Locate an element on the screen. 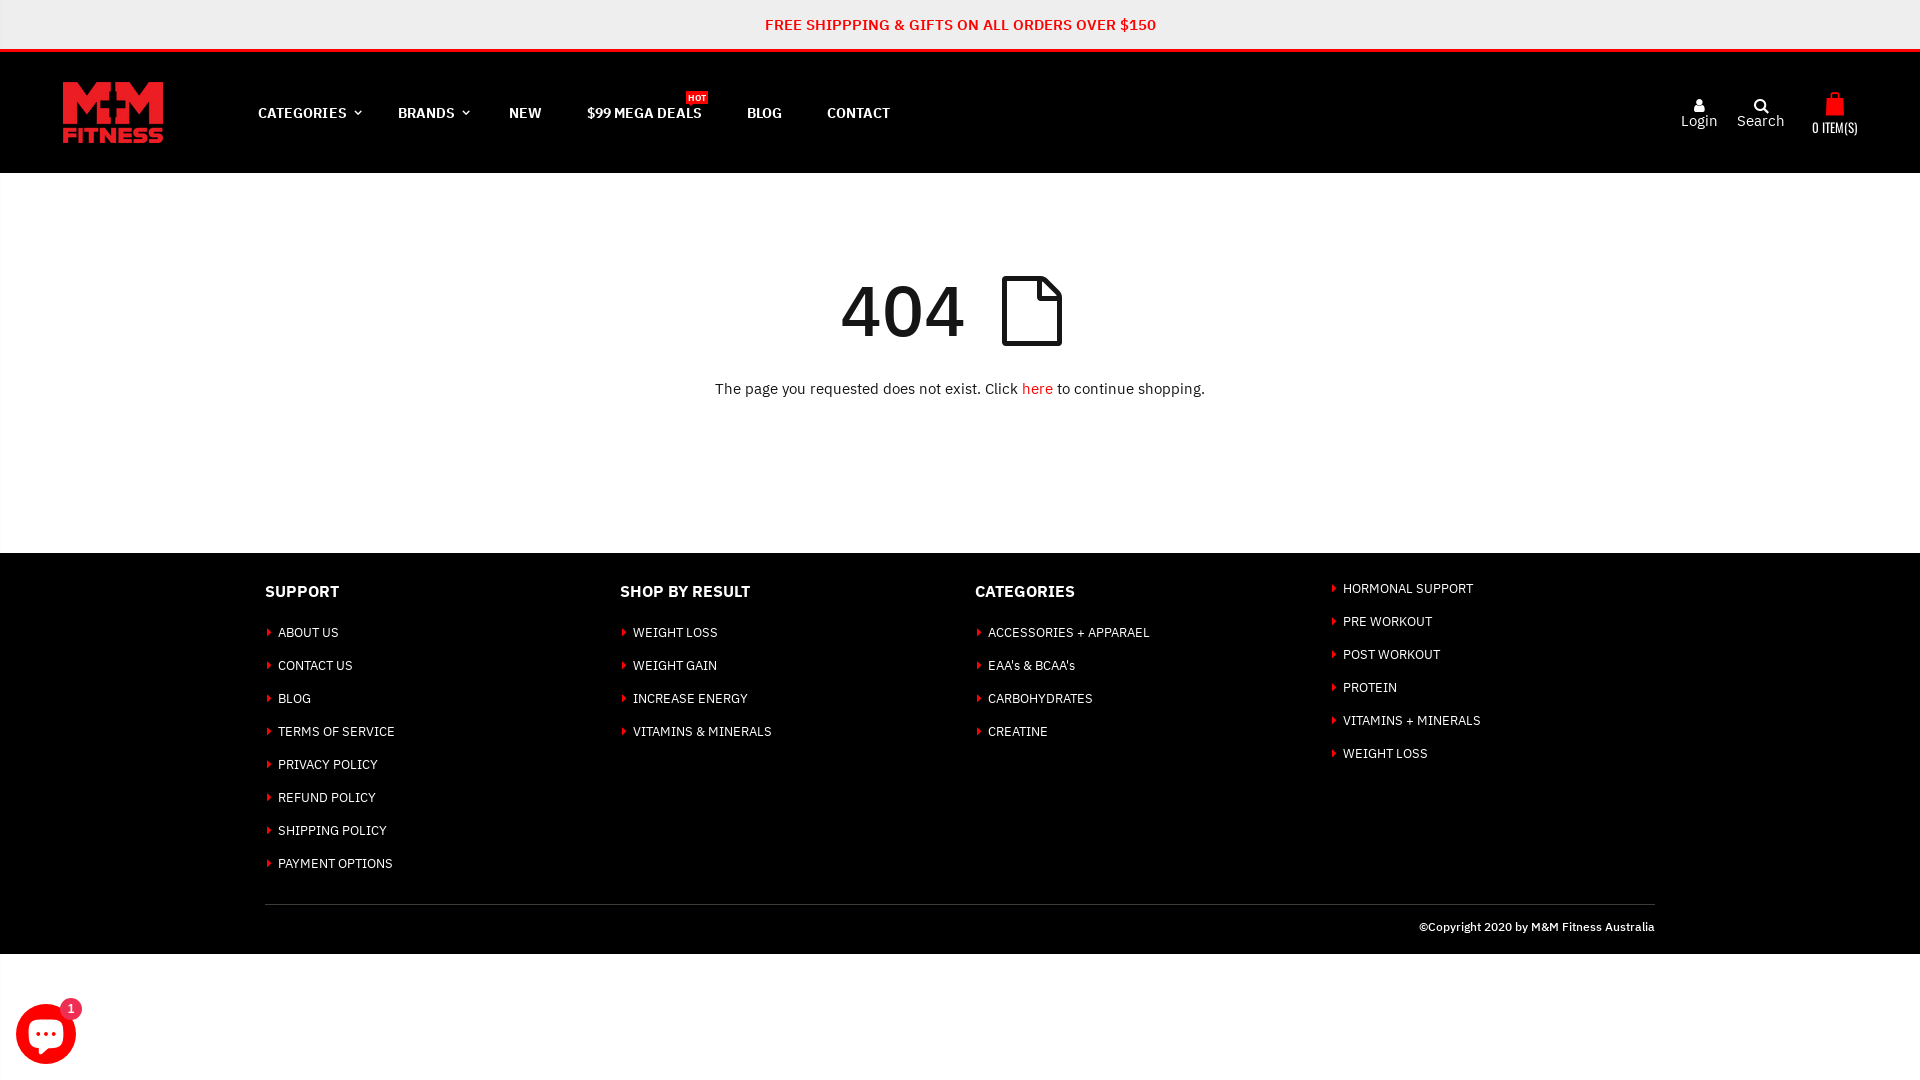 The width and height of the screenshot is (1920, 1080). 'PRE WORKOUT' is located at coordinates (1386, 620).